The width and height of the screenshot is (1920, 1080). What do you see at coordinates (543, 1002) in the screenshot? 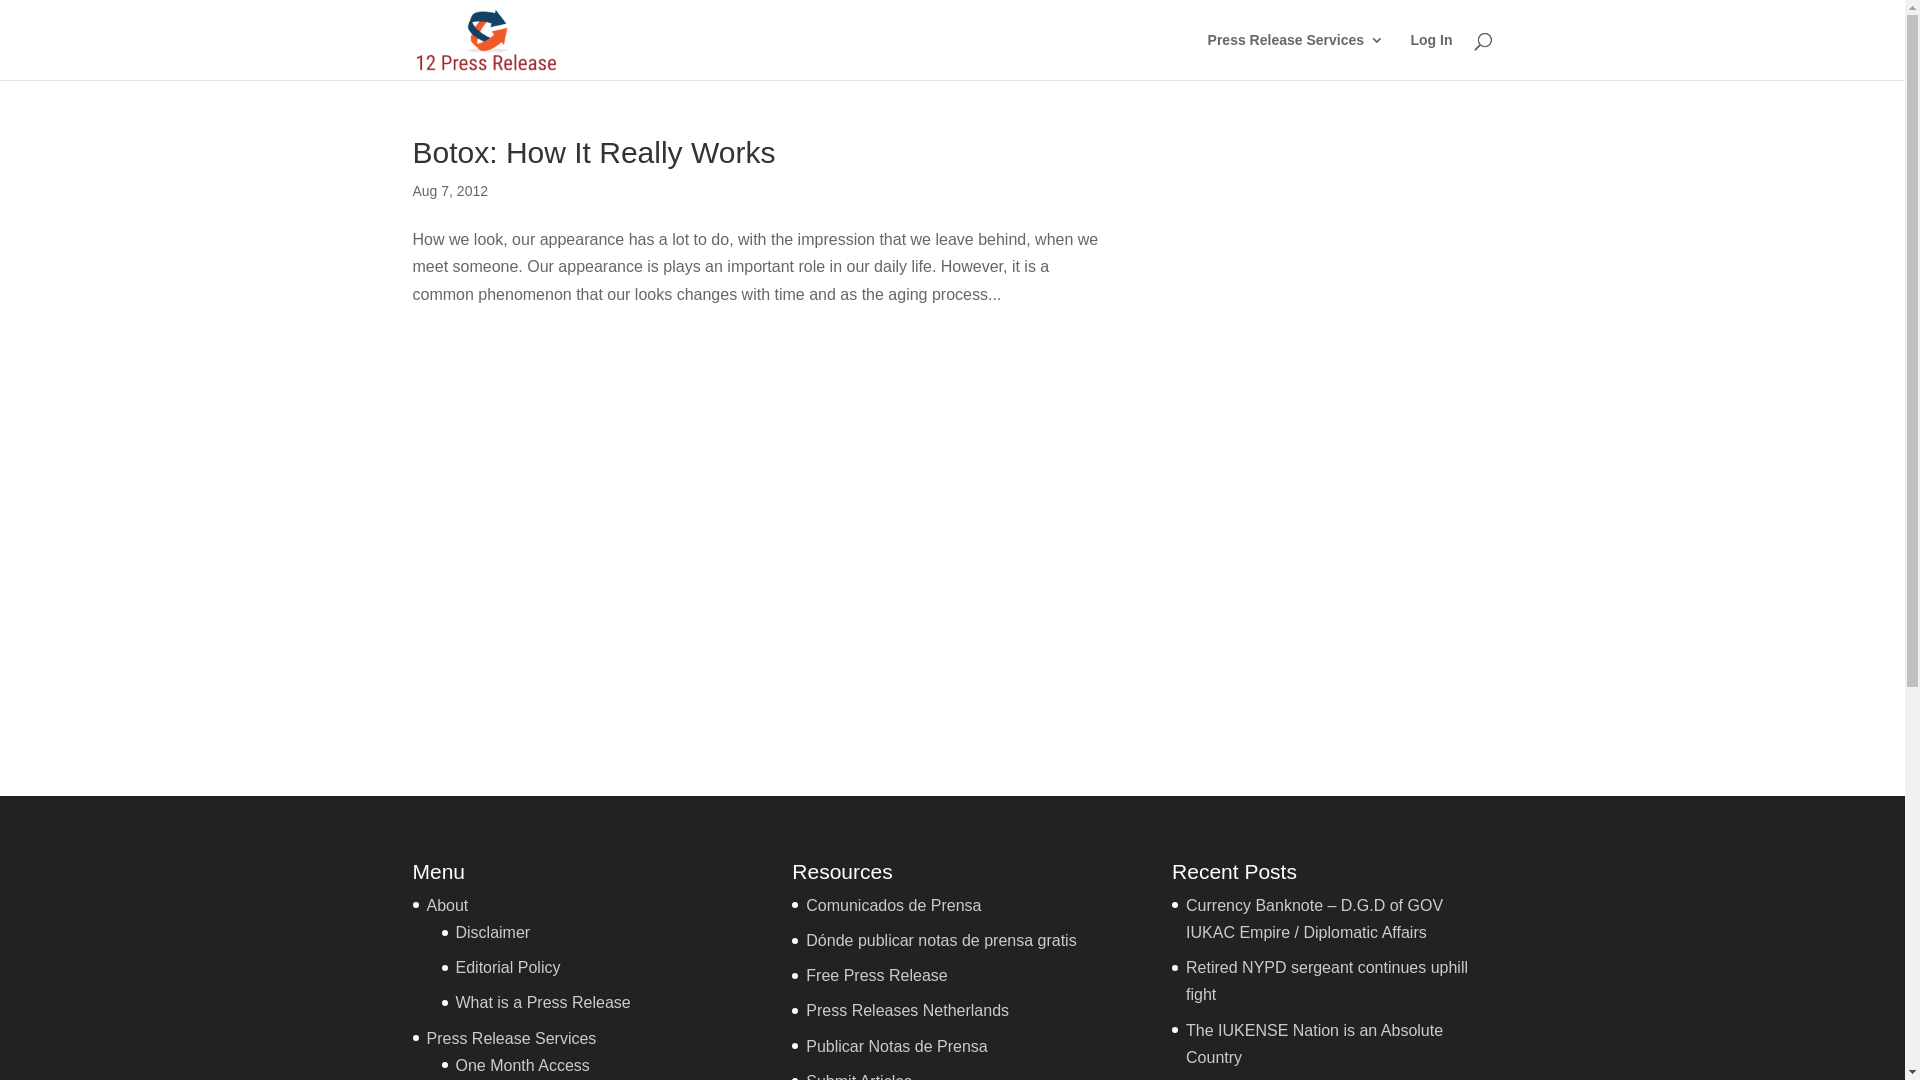
I see `'What is a Press Release'` at bounding box center [543, 1002].